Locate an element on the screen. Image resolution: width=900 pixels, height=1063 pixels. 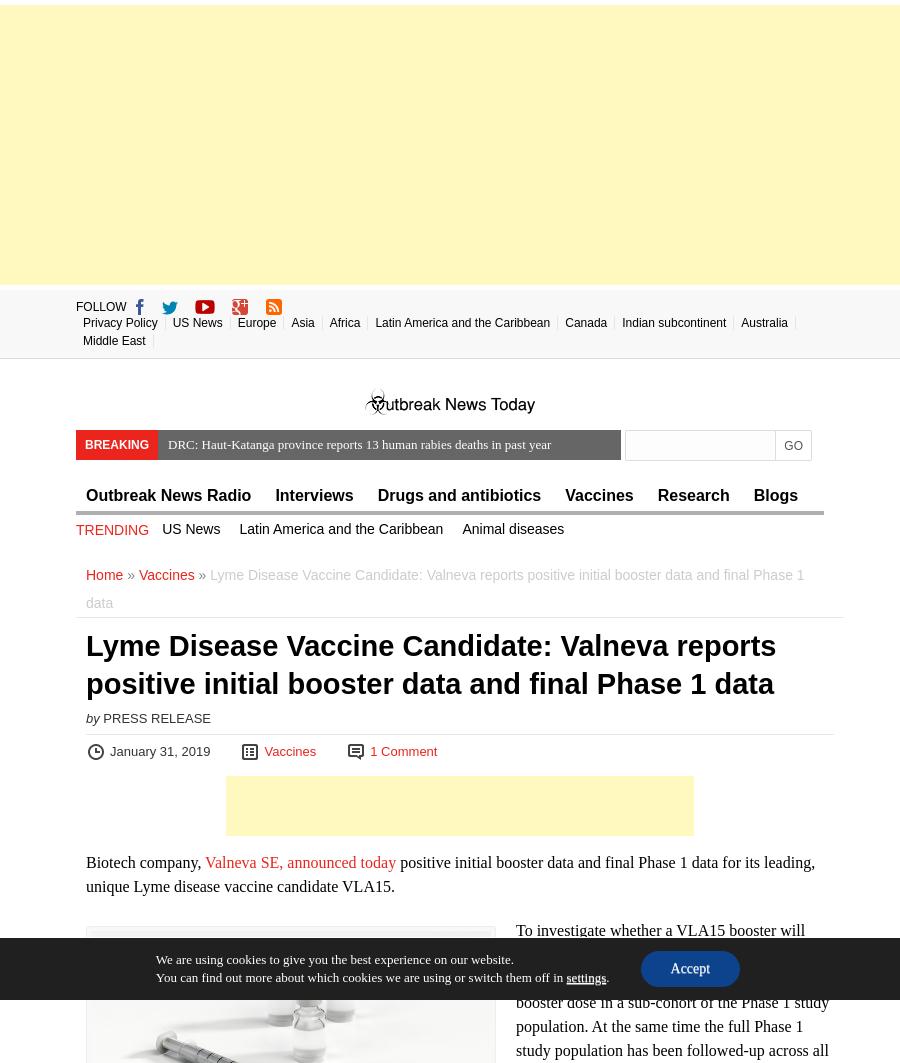
'Africa: 89 chikungunya cases reported in Pouytenga, Burkina Faso' is located at coordinates (342, 532).